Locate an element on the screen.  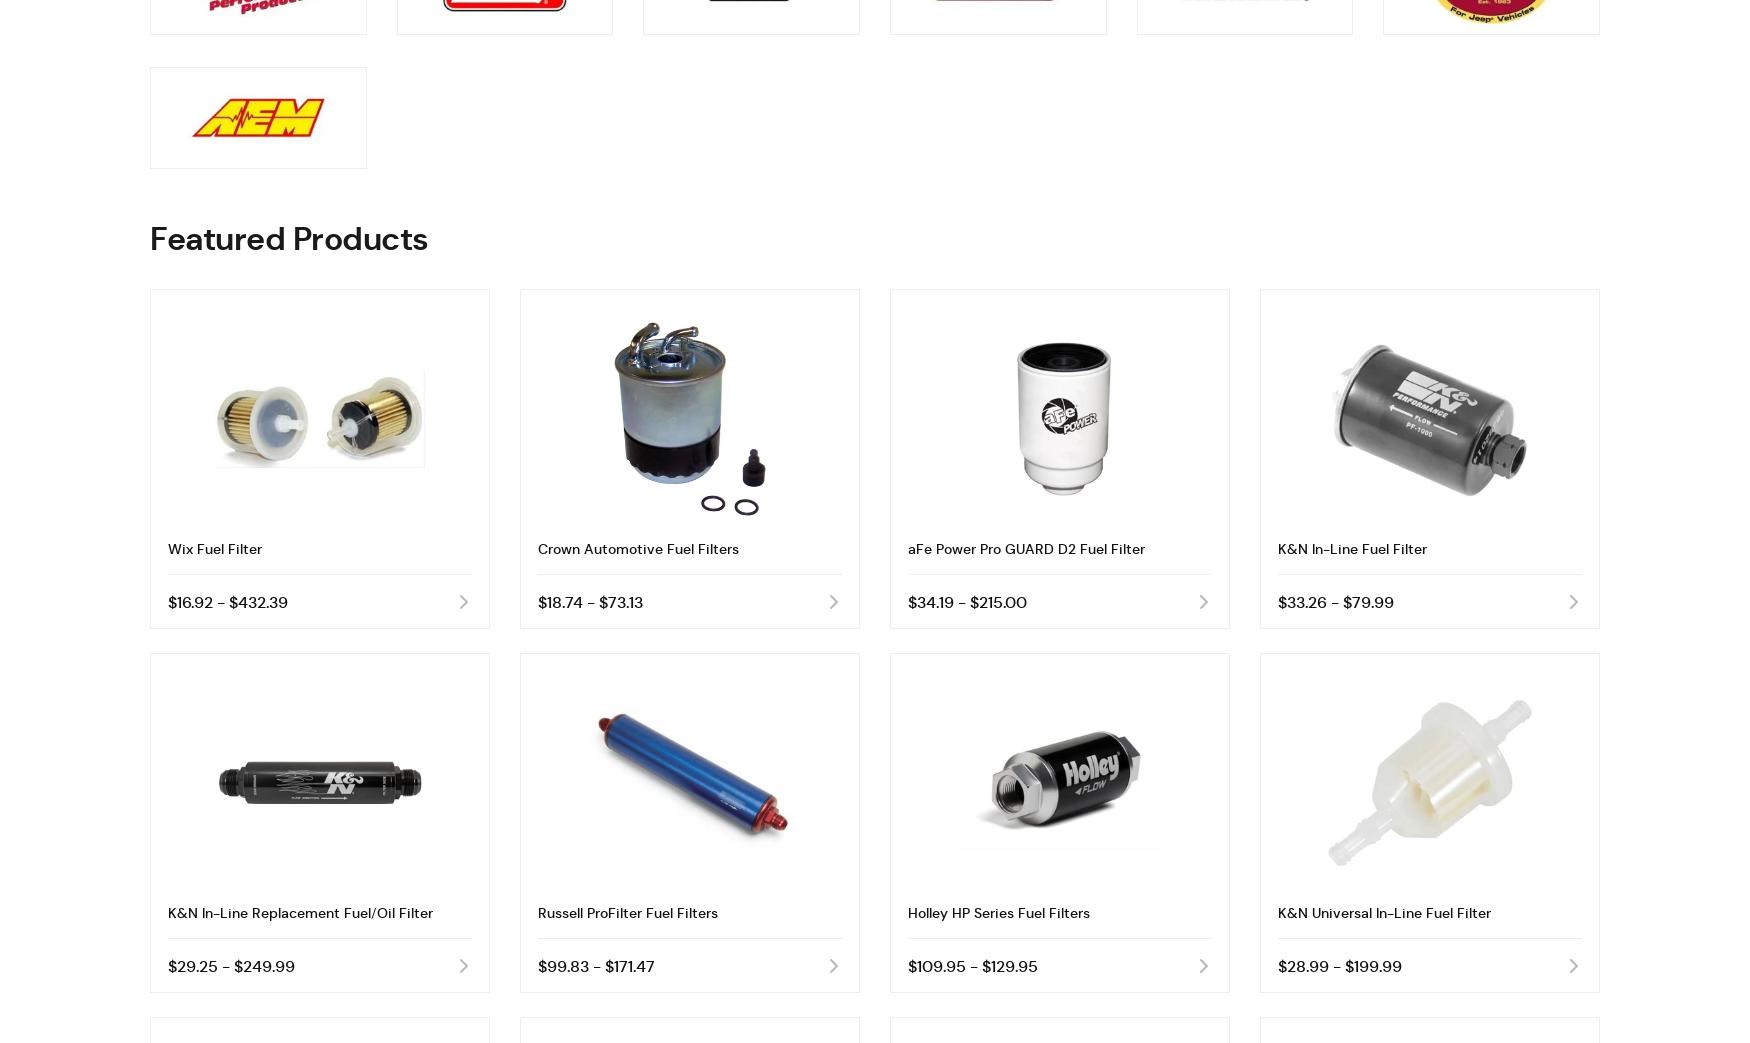
'$34.19' is located at coordinates (930, 601).